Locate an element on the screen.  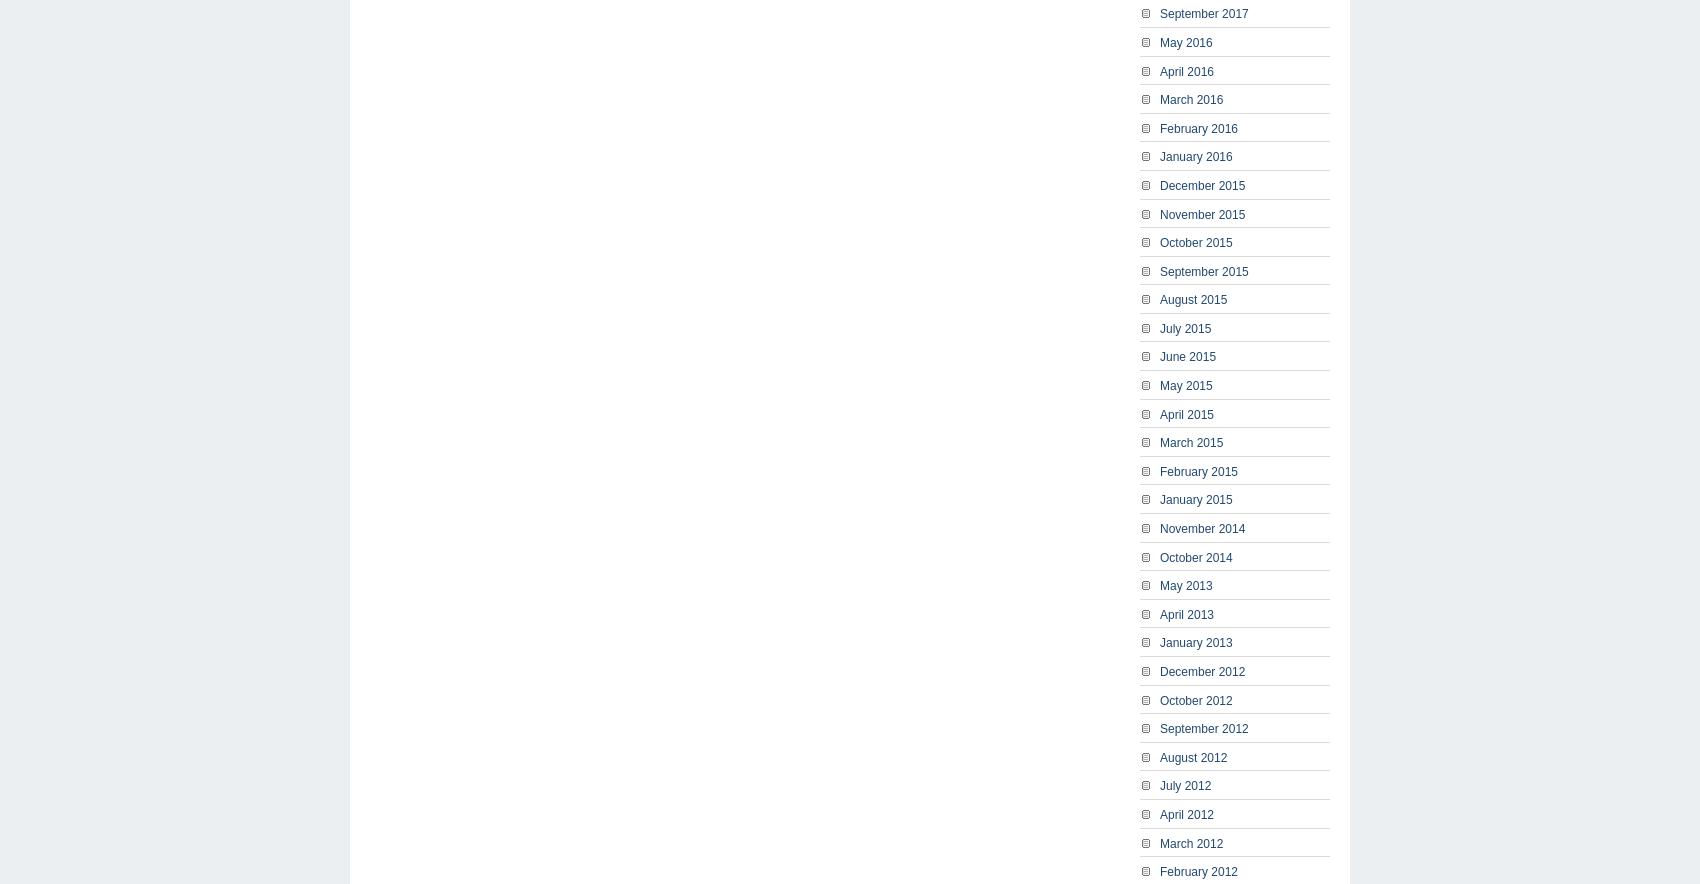
'May 2013' is located at coordinates (1184, 585).